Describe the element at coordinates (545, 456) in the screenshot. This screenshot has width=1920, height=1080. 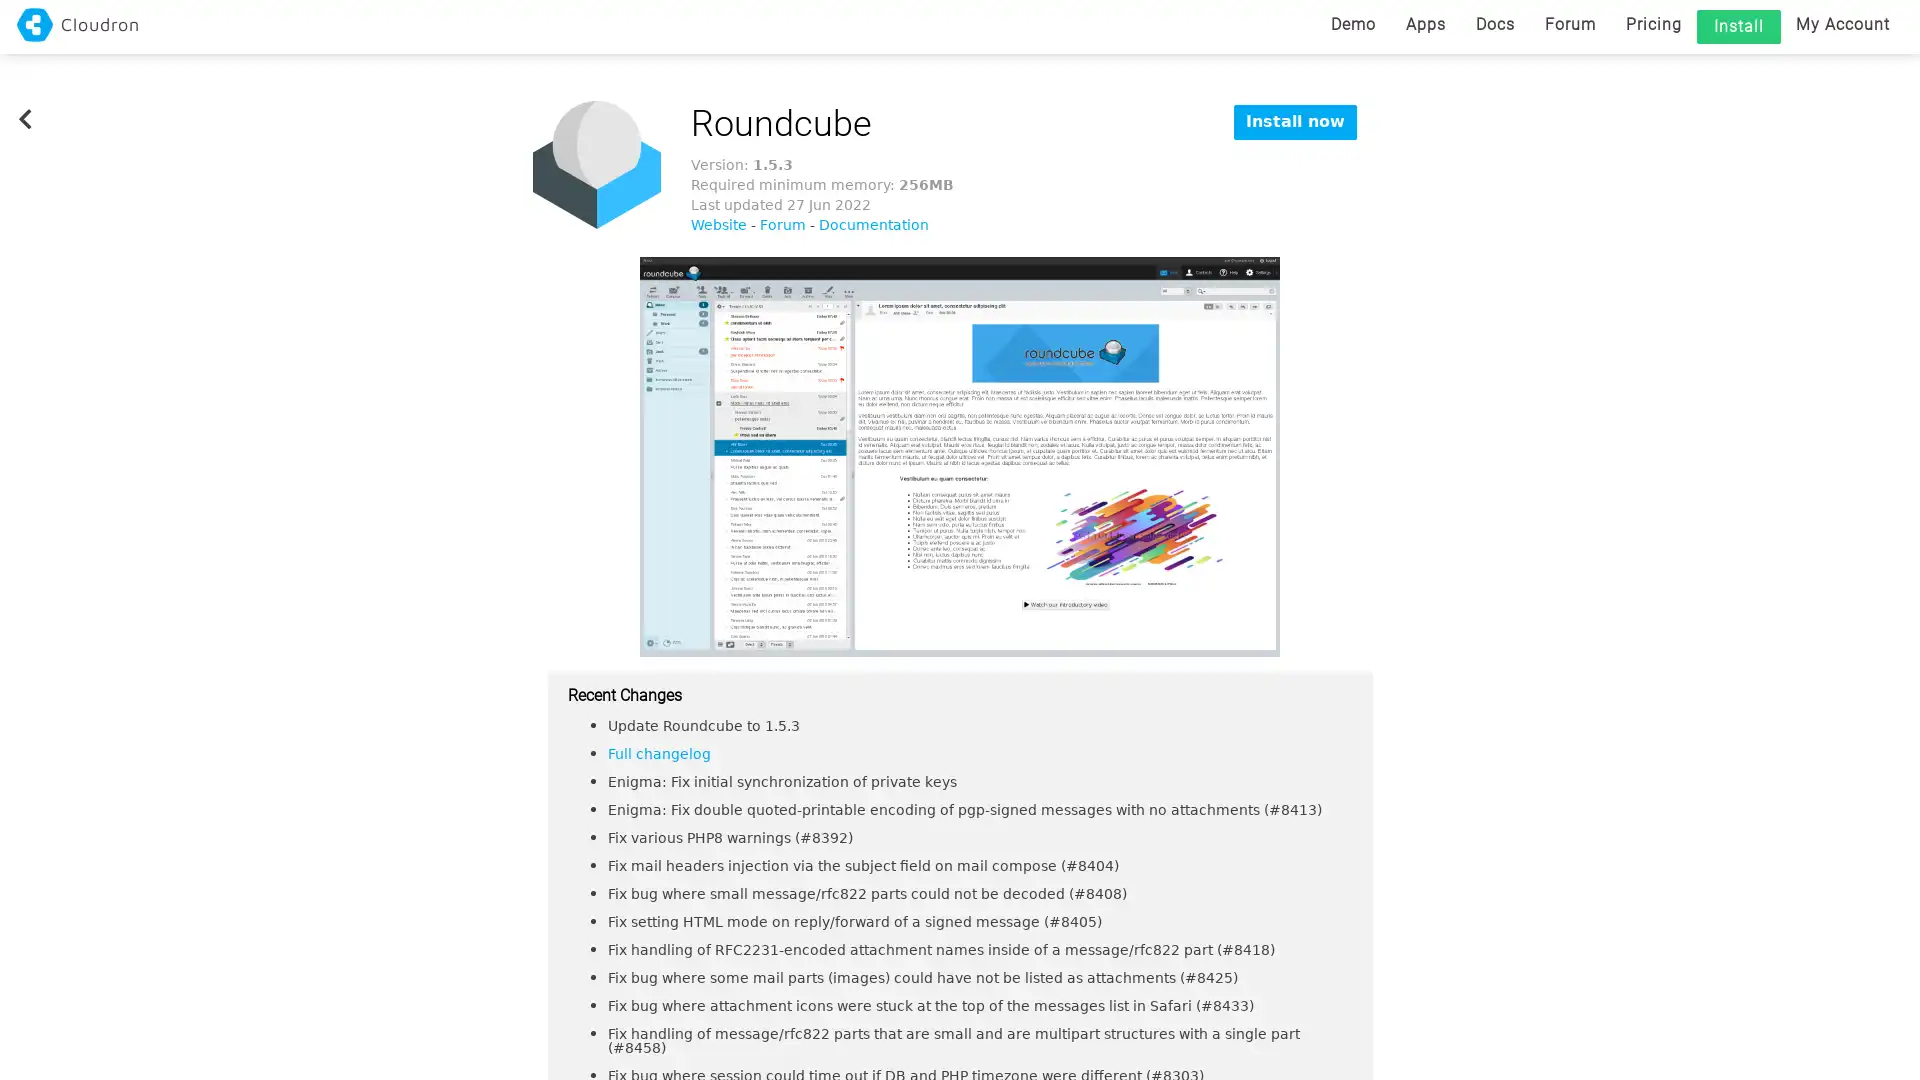
I see `Previous` at that location.